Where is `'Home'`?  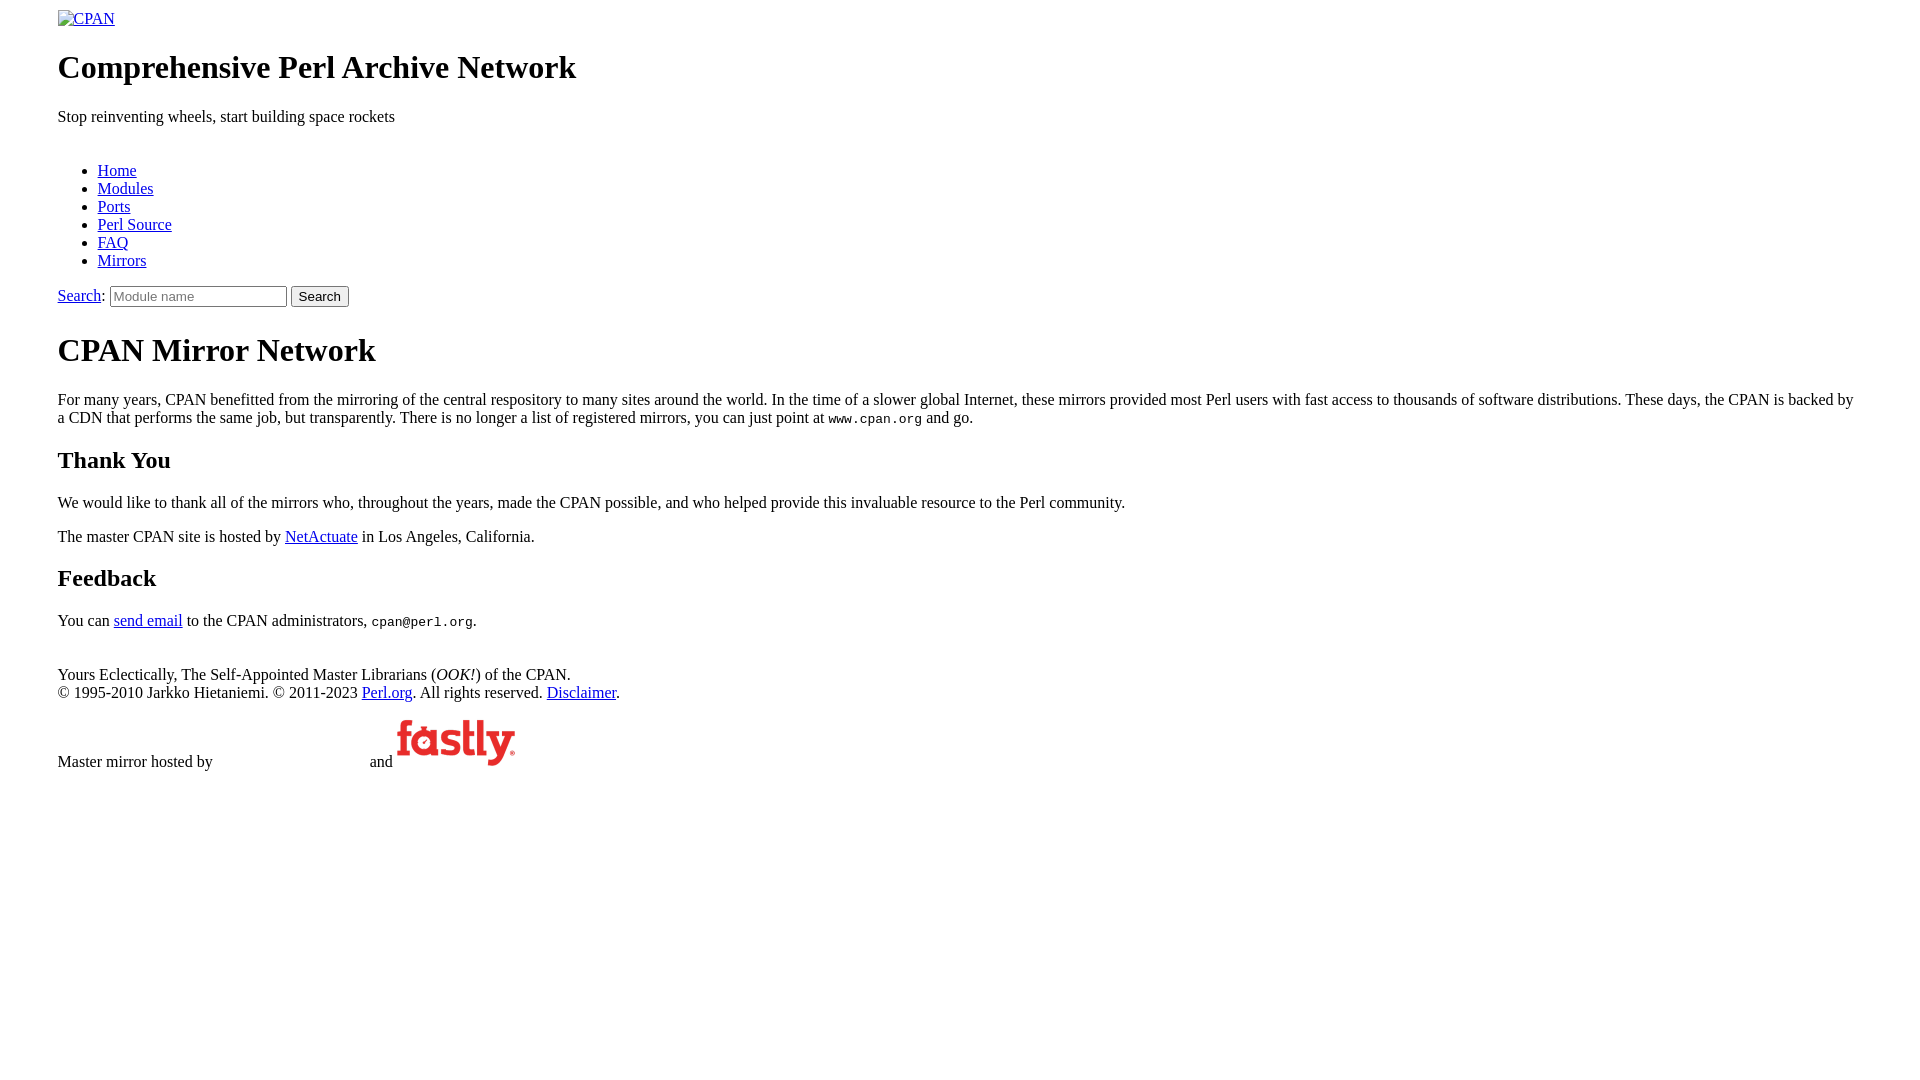
'Home' is located at coordinates (116, 169).